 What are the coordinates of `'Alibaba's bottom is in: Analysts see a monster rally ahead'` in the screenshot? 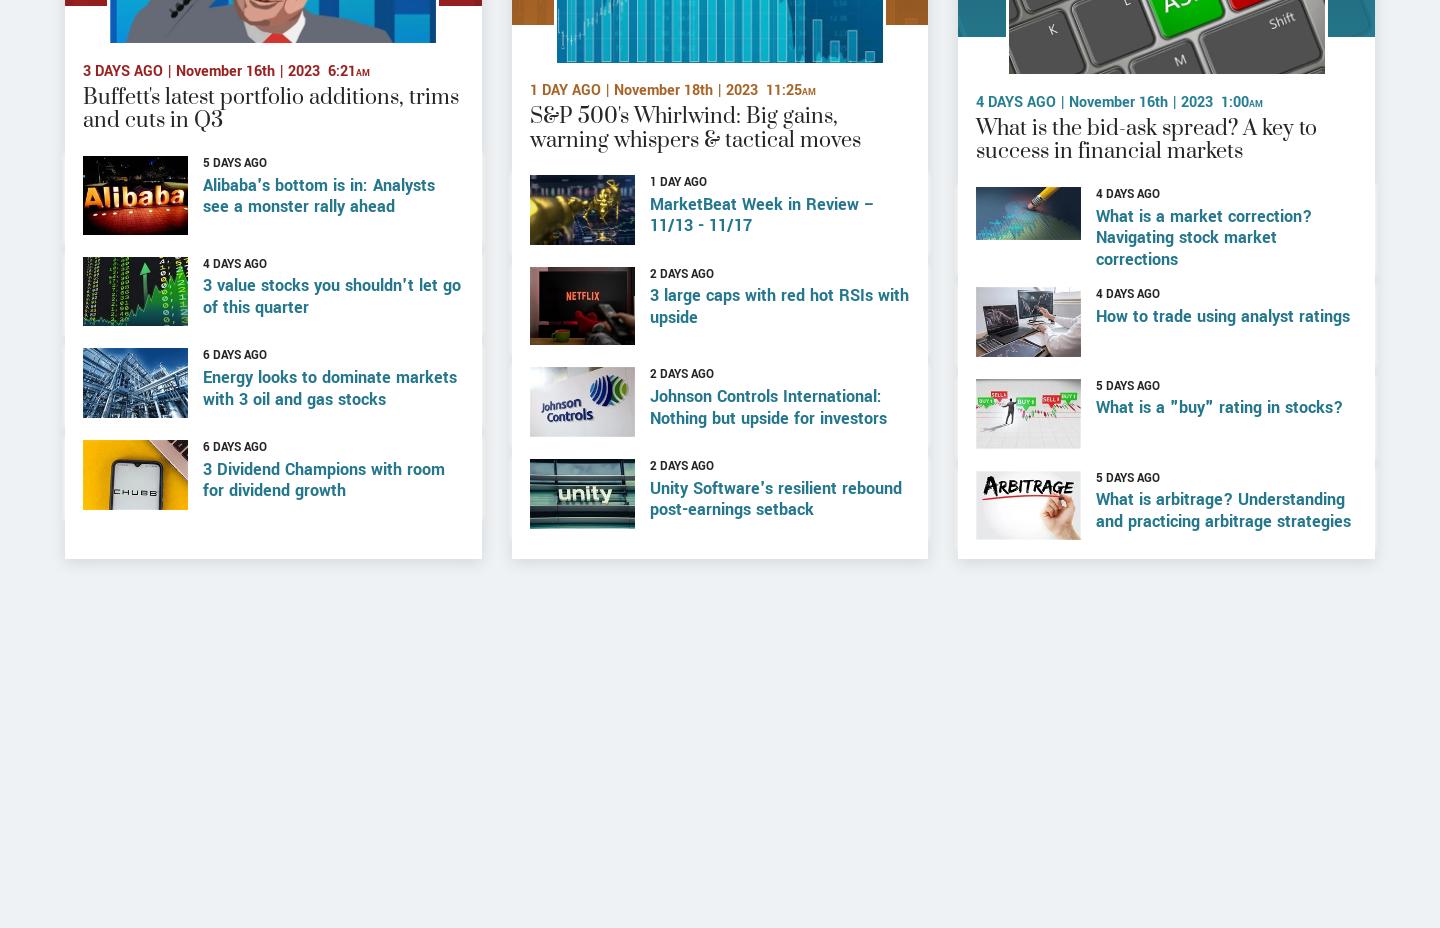 It's located at (318, 259).